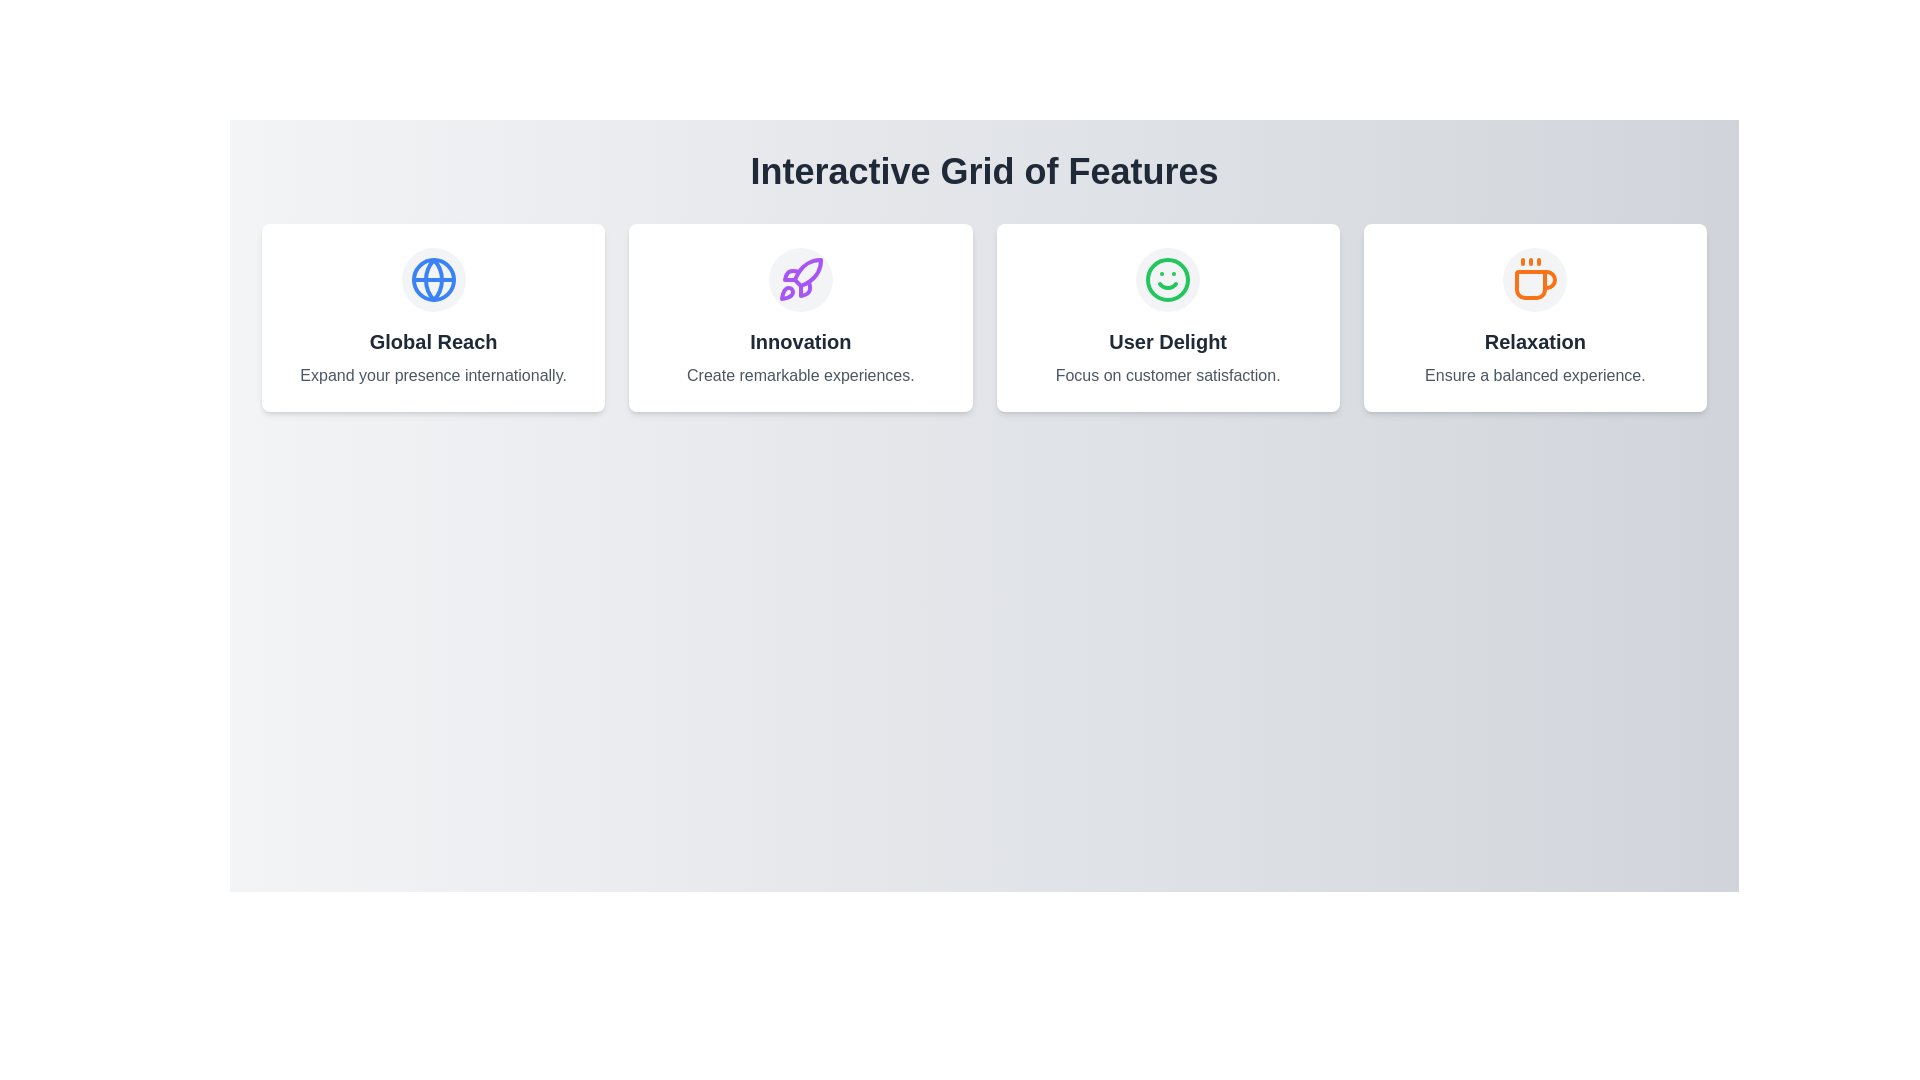 The image size is (1920, 1080). What do you see at coordinates (800, 280) in the screenshot?
I see `the decorative icon representing 'Innovation' located at the center of the second card in a four-card layout to understand its symbolic meaning` at bounding box center [800, 280].